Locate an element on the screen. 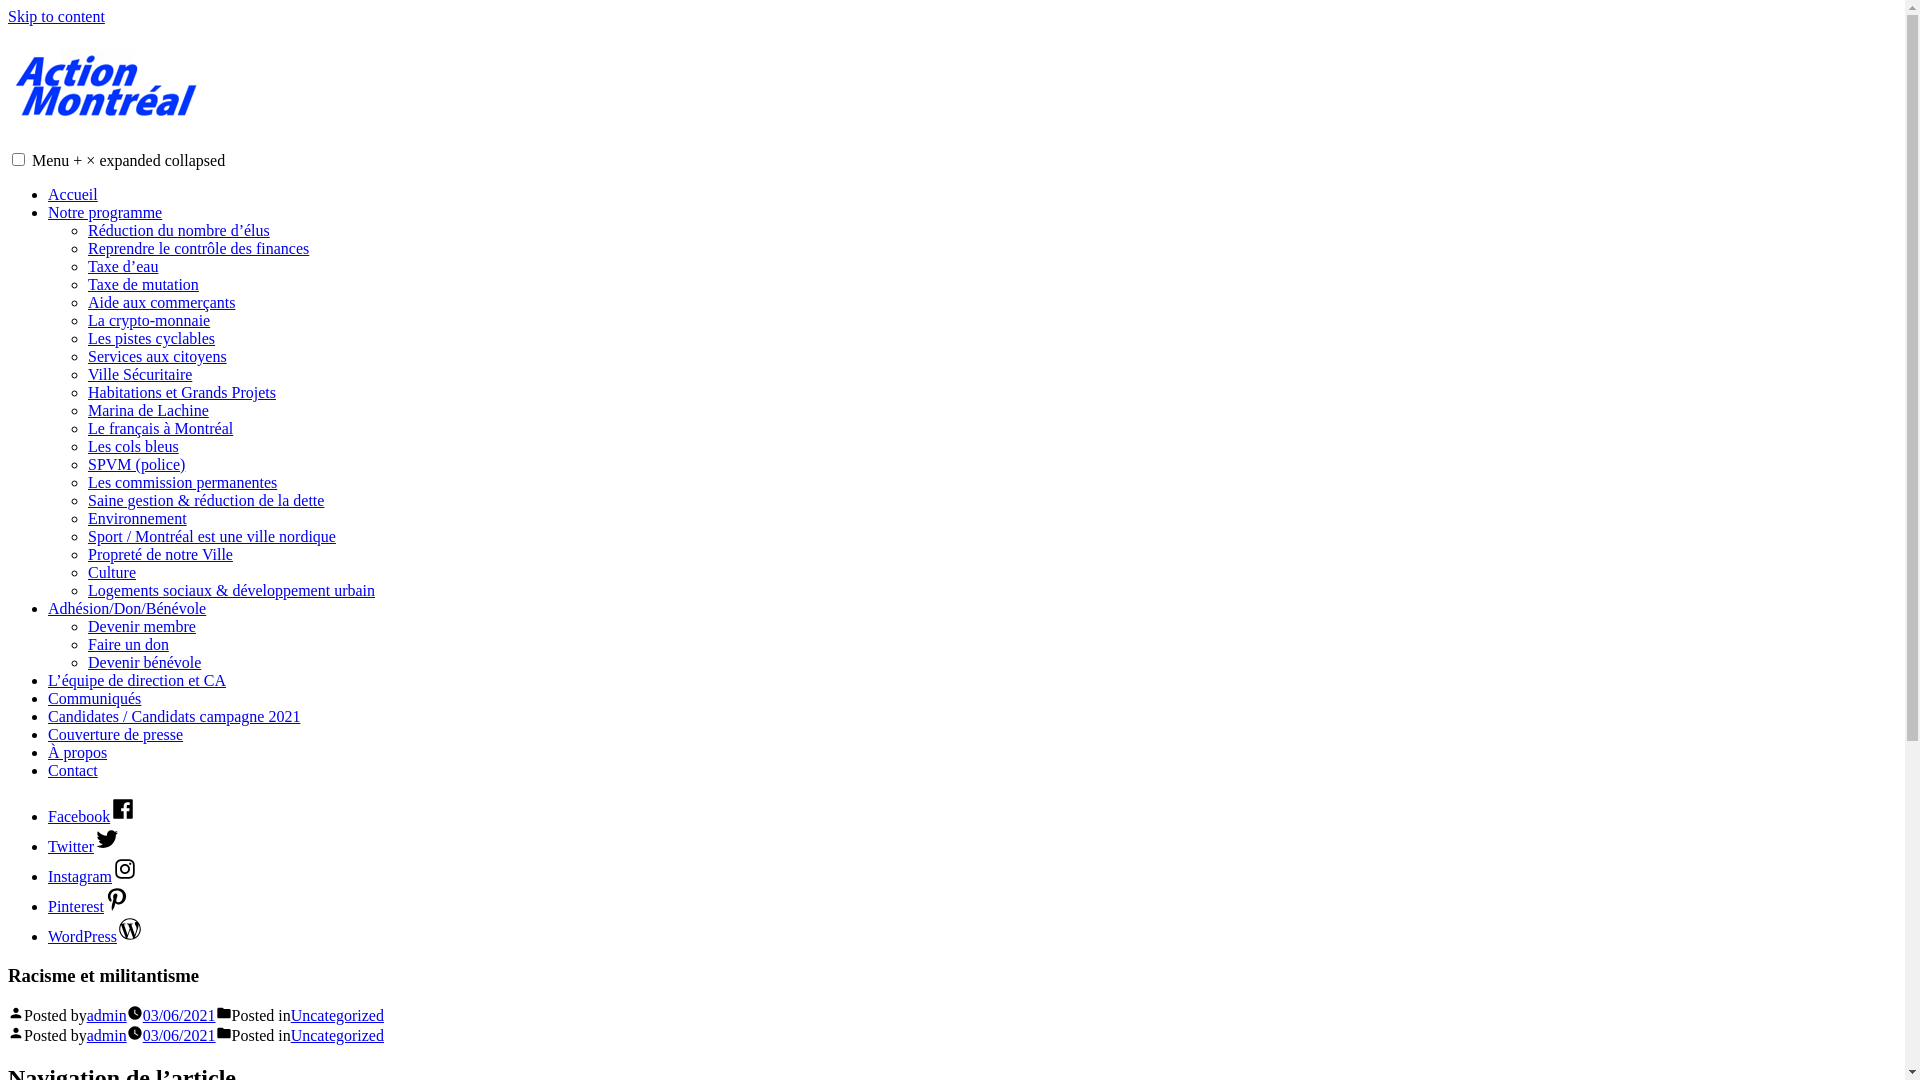 The height and width of the screenshot is (1080, 1920). 'Facebook' is located at coordinates (90, 816).